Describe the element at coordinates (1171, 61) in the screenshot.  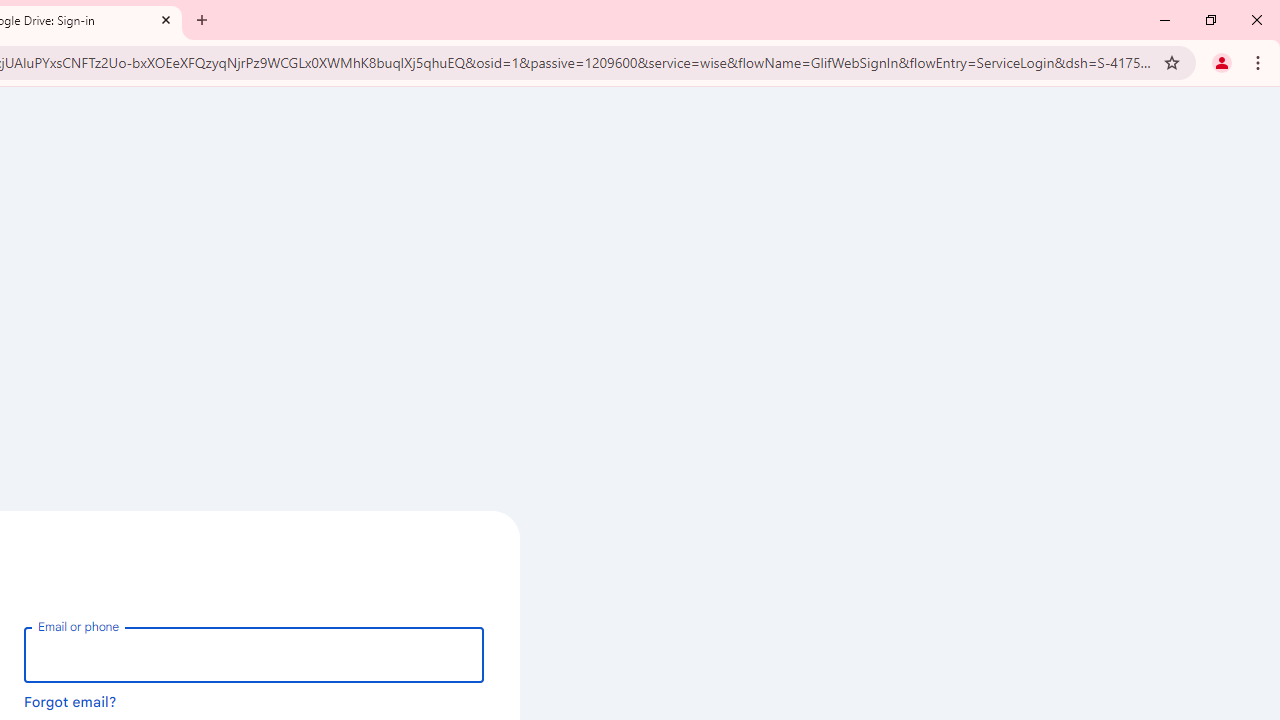
I see `'Bookmark this tab'` at that location.